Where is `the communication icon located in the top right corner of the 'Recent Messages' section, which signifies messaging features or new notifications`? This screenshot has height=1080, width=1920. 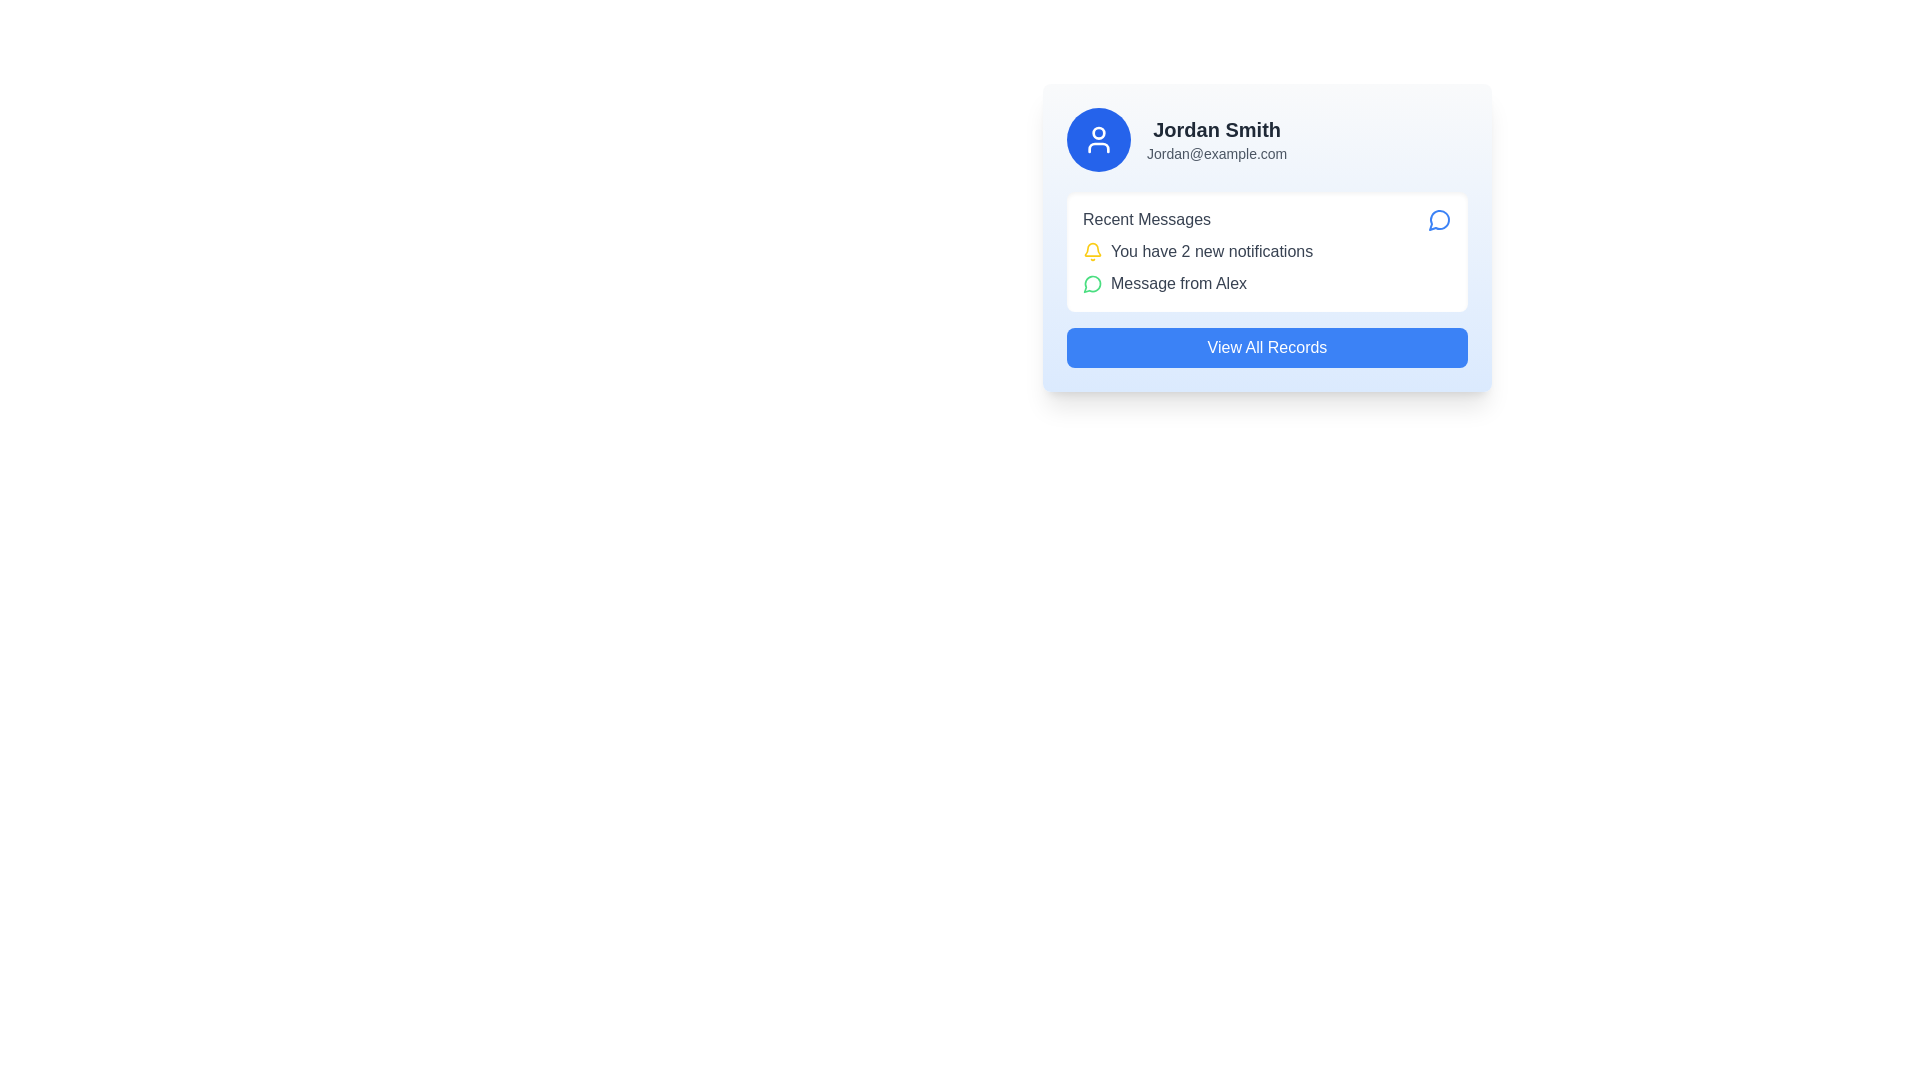
the communication icon located in the top right corner of the 'Recent Messages' section, which signifies messaging features or new notifications is located at coordinates (1438, 220).